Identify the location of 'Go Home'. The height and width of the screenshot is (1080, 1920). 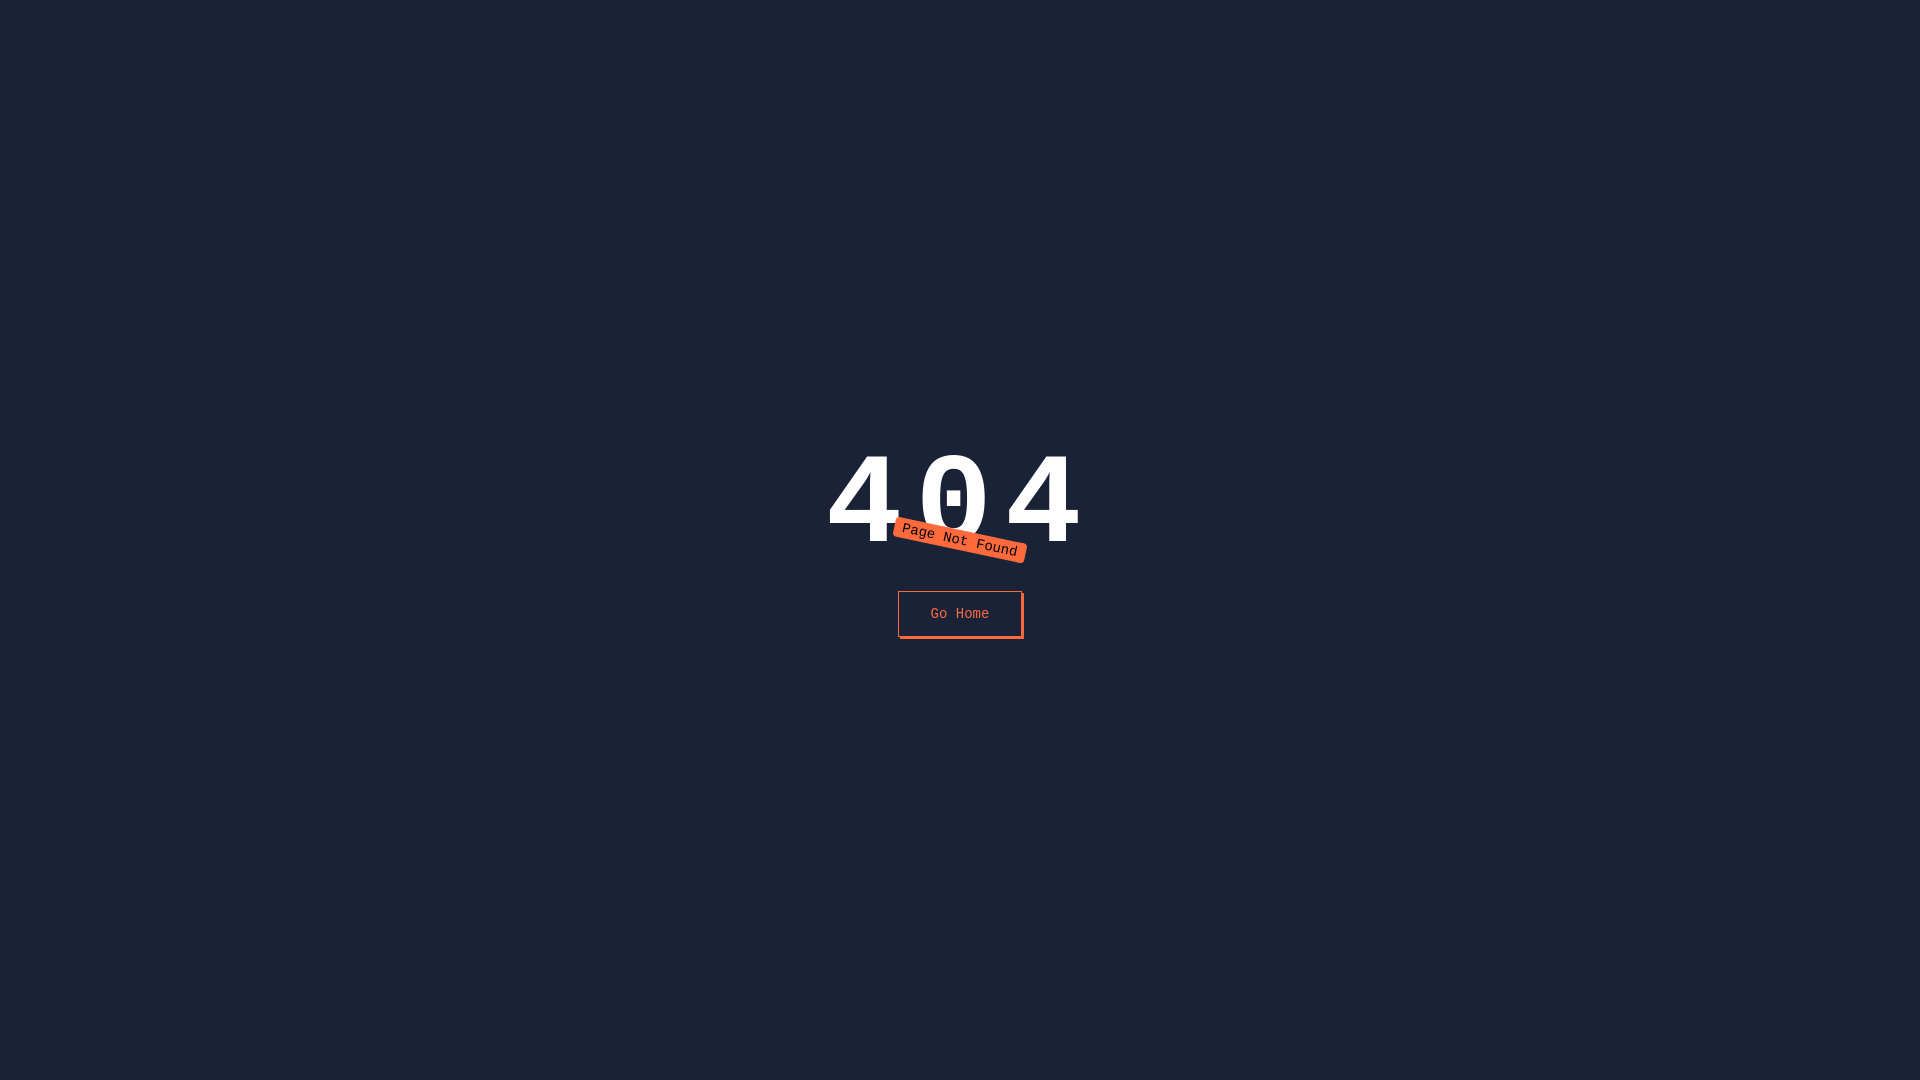
(960, 612).